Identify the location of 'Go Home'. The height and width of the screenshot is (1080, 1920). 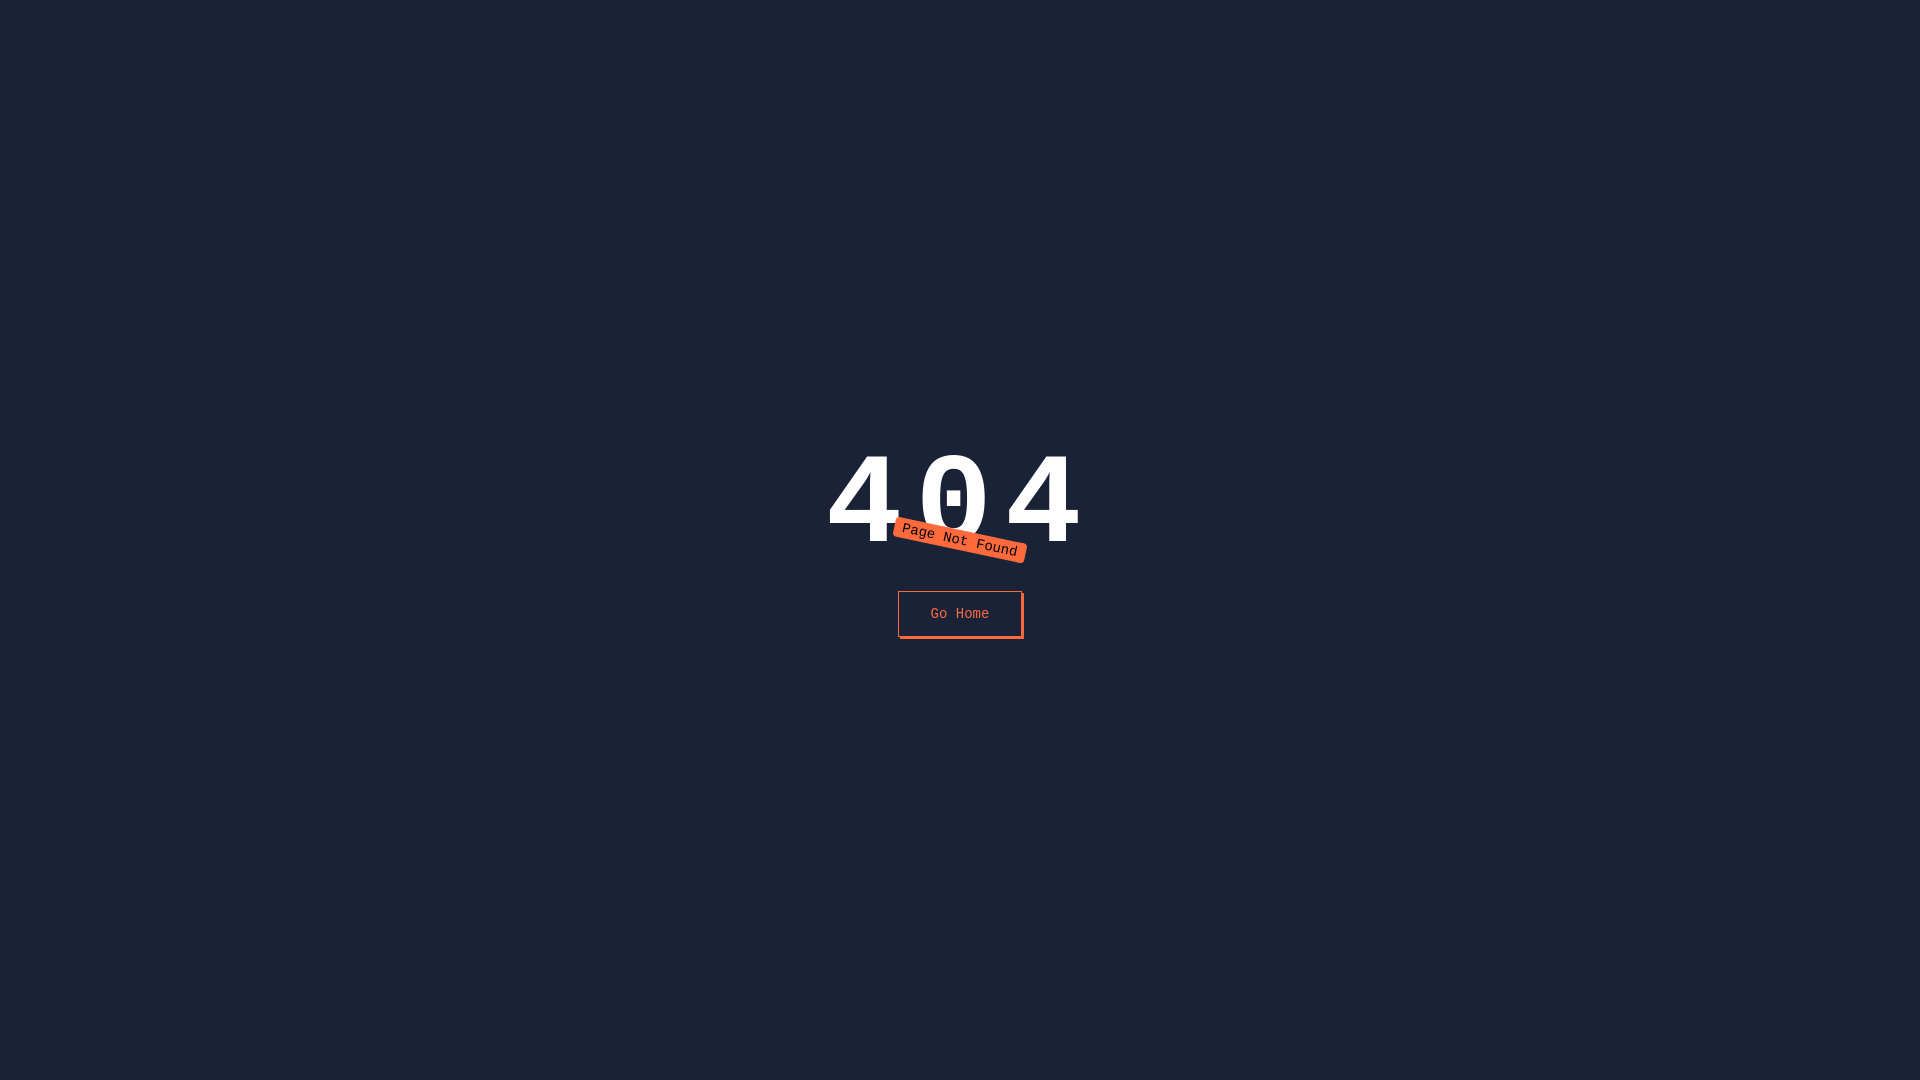
(960, 612).